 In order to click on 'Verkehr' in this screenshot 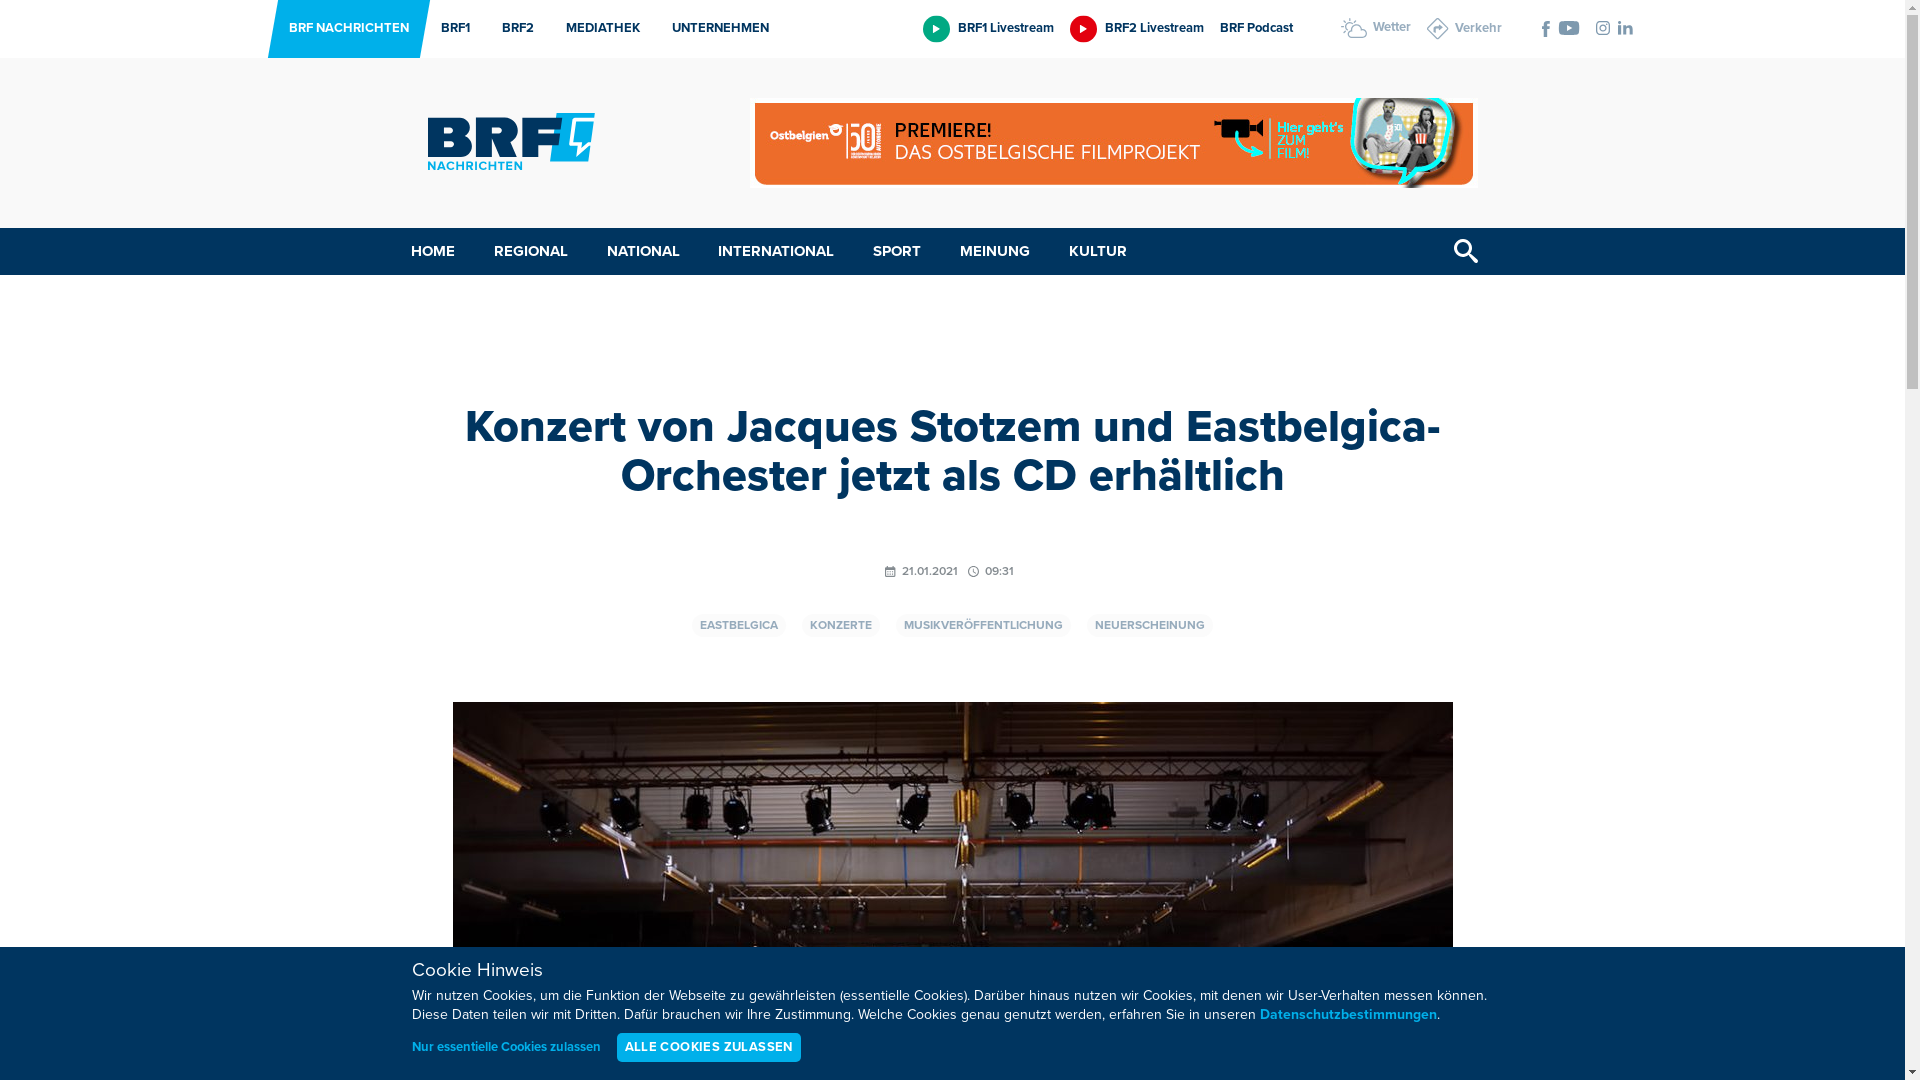, I will do `click(1463, 29)`.